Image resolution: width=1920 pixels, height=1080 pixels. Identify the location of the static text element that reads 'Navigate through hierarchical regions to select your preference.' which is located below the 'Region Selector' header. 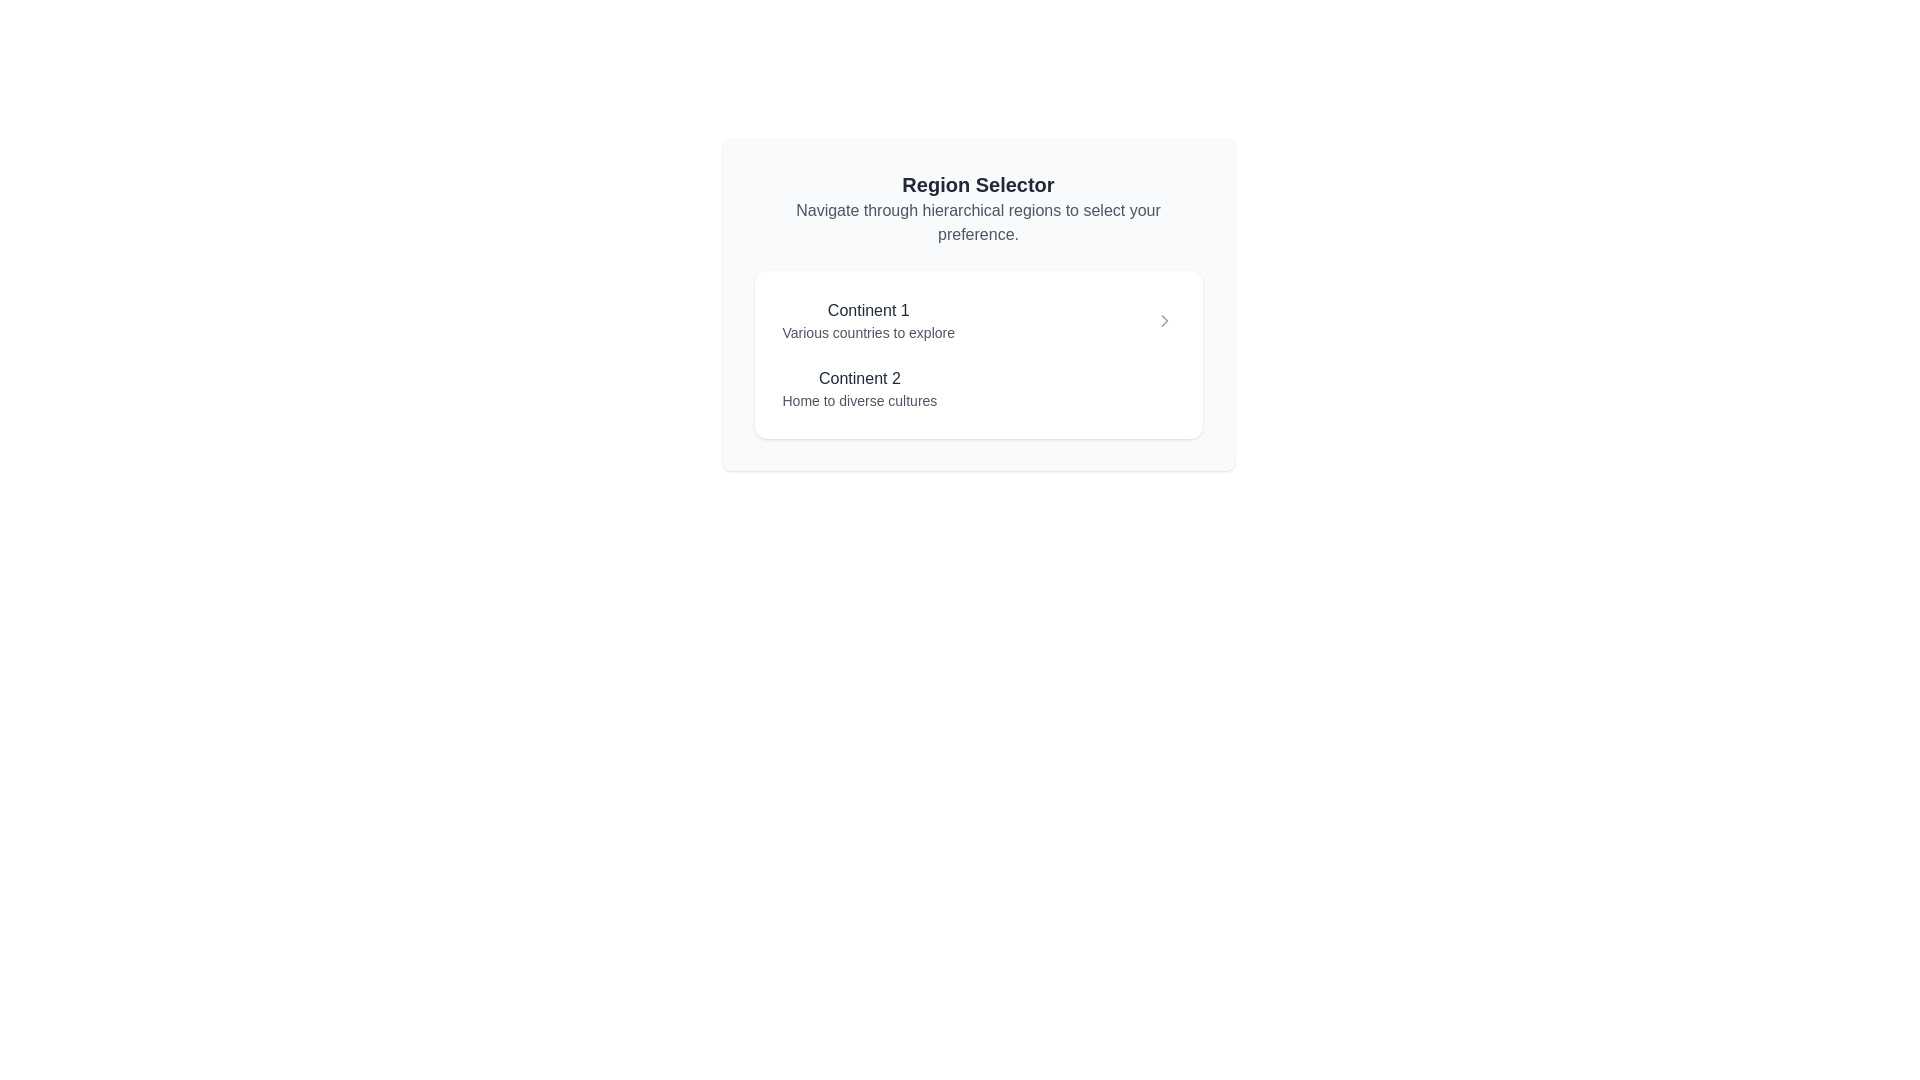
(978, 223).